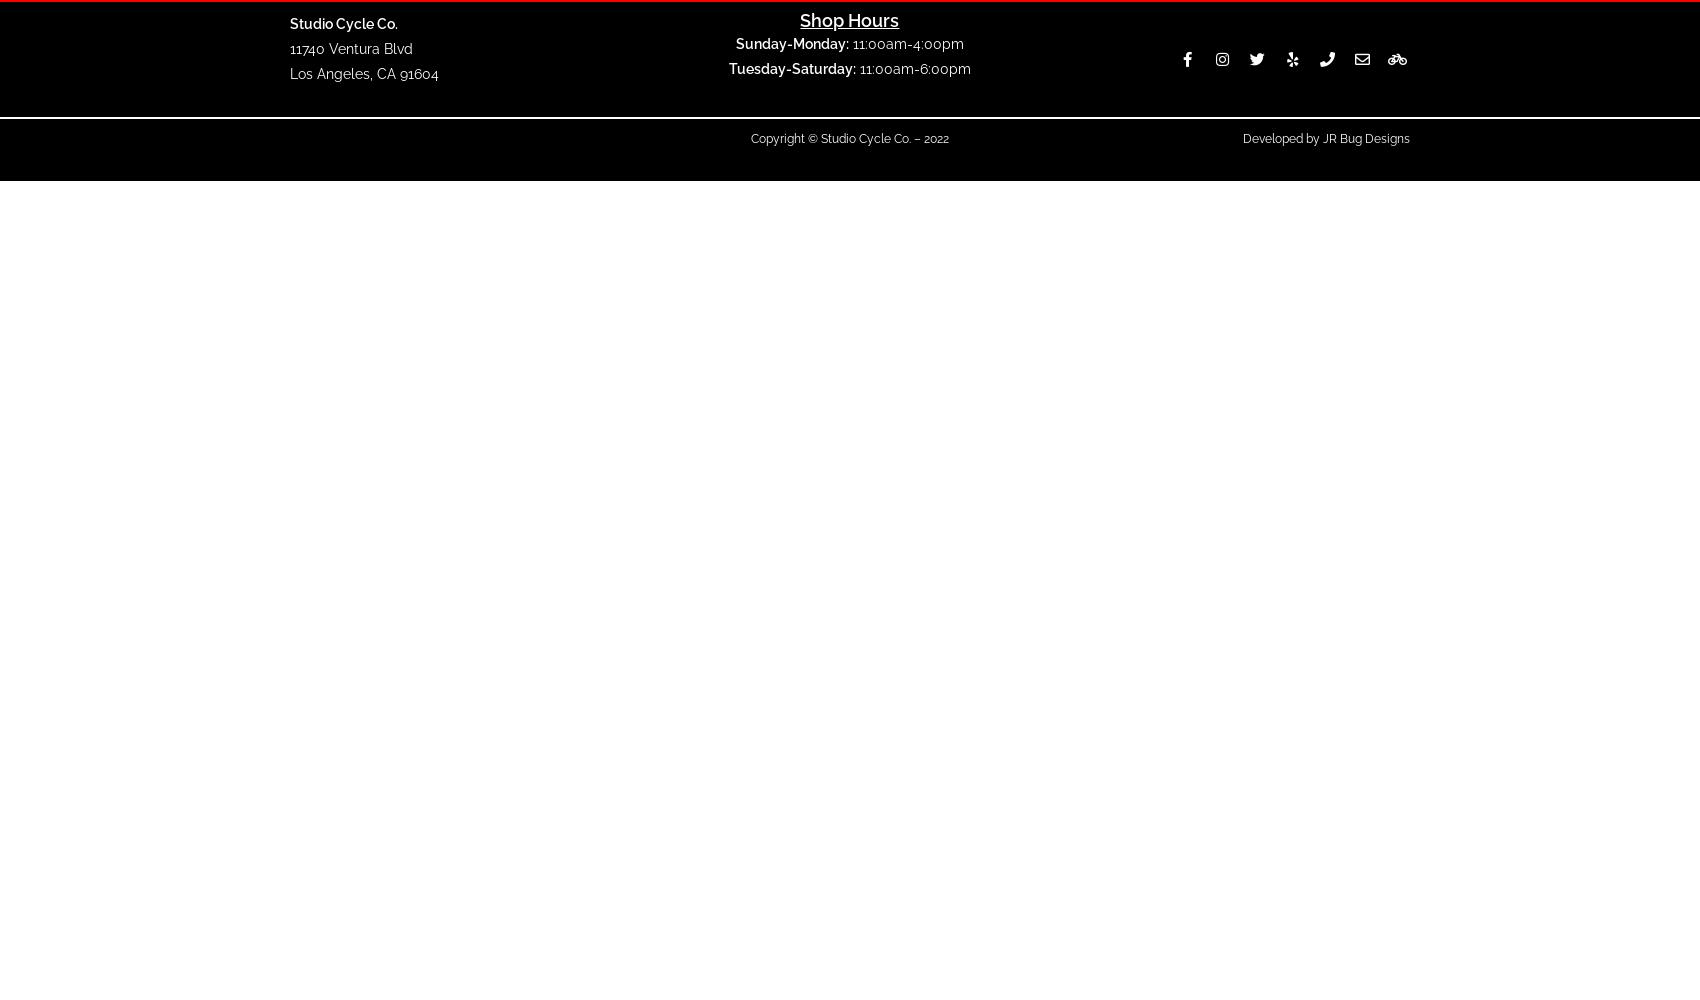  What do you see at coordinates (912, 67) in the screenshot?
I see `'11:00am-6:00pm'` at bounding box center [912, 67].